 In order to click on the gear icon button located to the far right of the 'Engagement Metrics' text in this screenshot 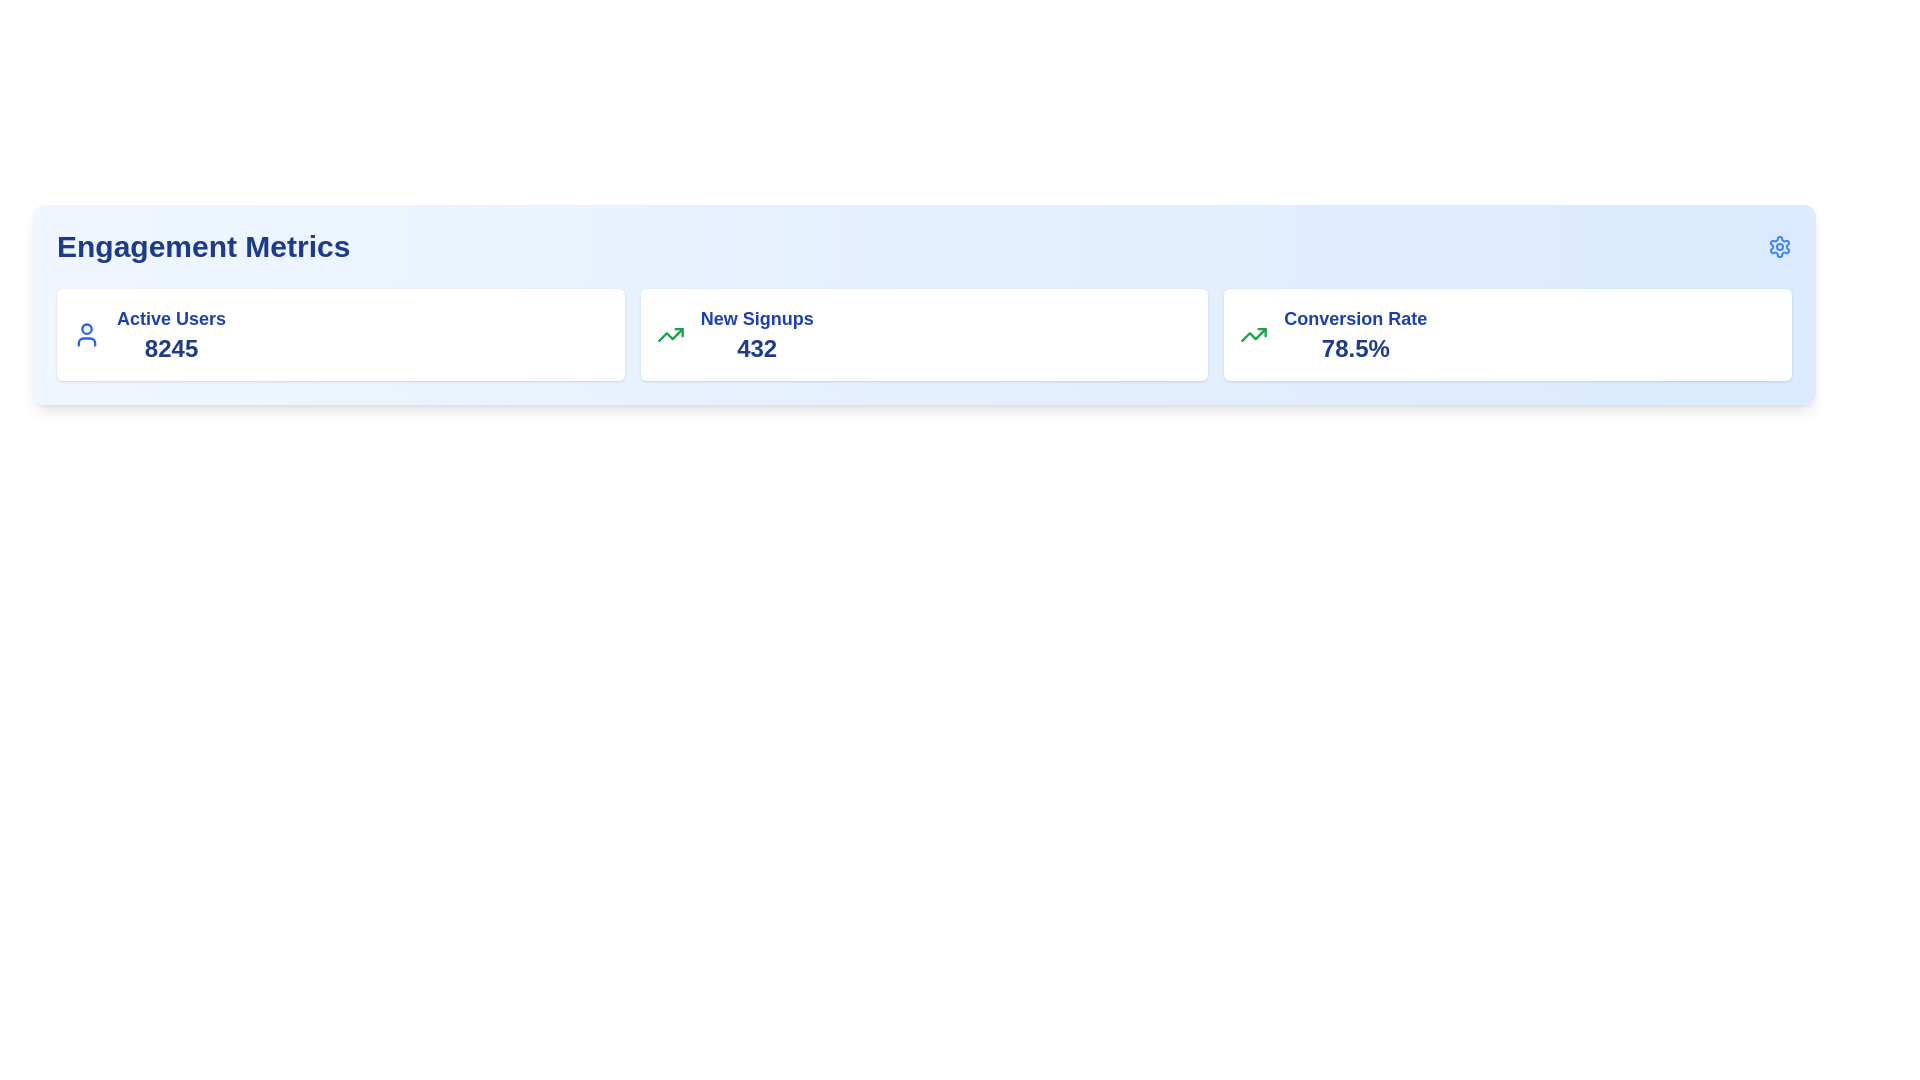, I will do `click(1780, 245)`.